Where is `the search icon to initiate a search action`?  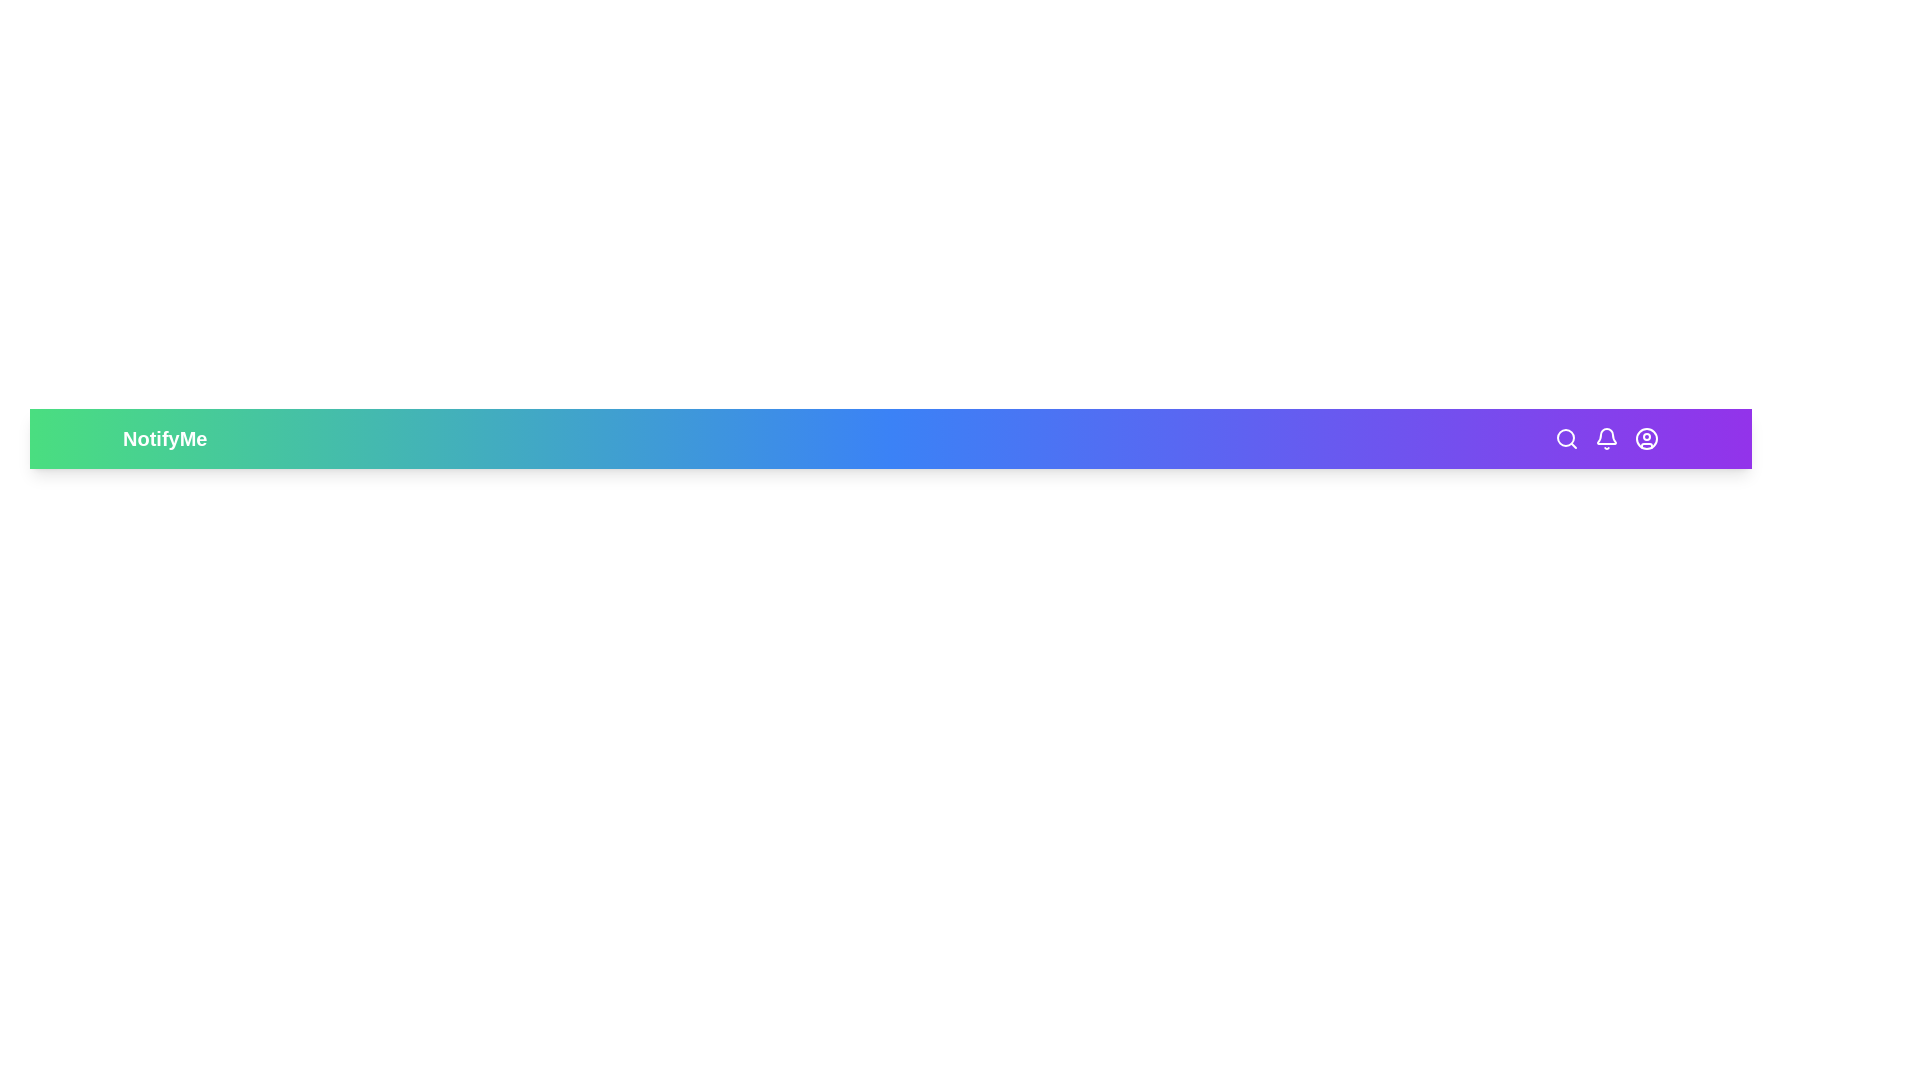
the search icon to initiate a search action is located at coordinates (1565, 438).